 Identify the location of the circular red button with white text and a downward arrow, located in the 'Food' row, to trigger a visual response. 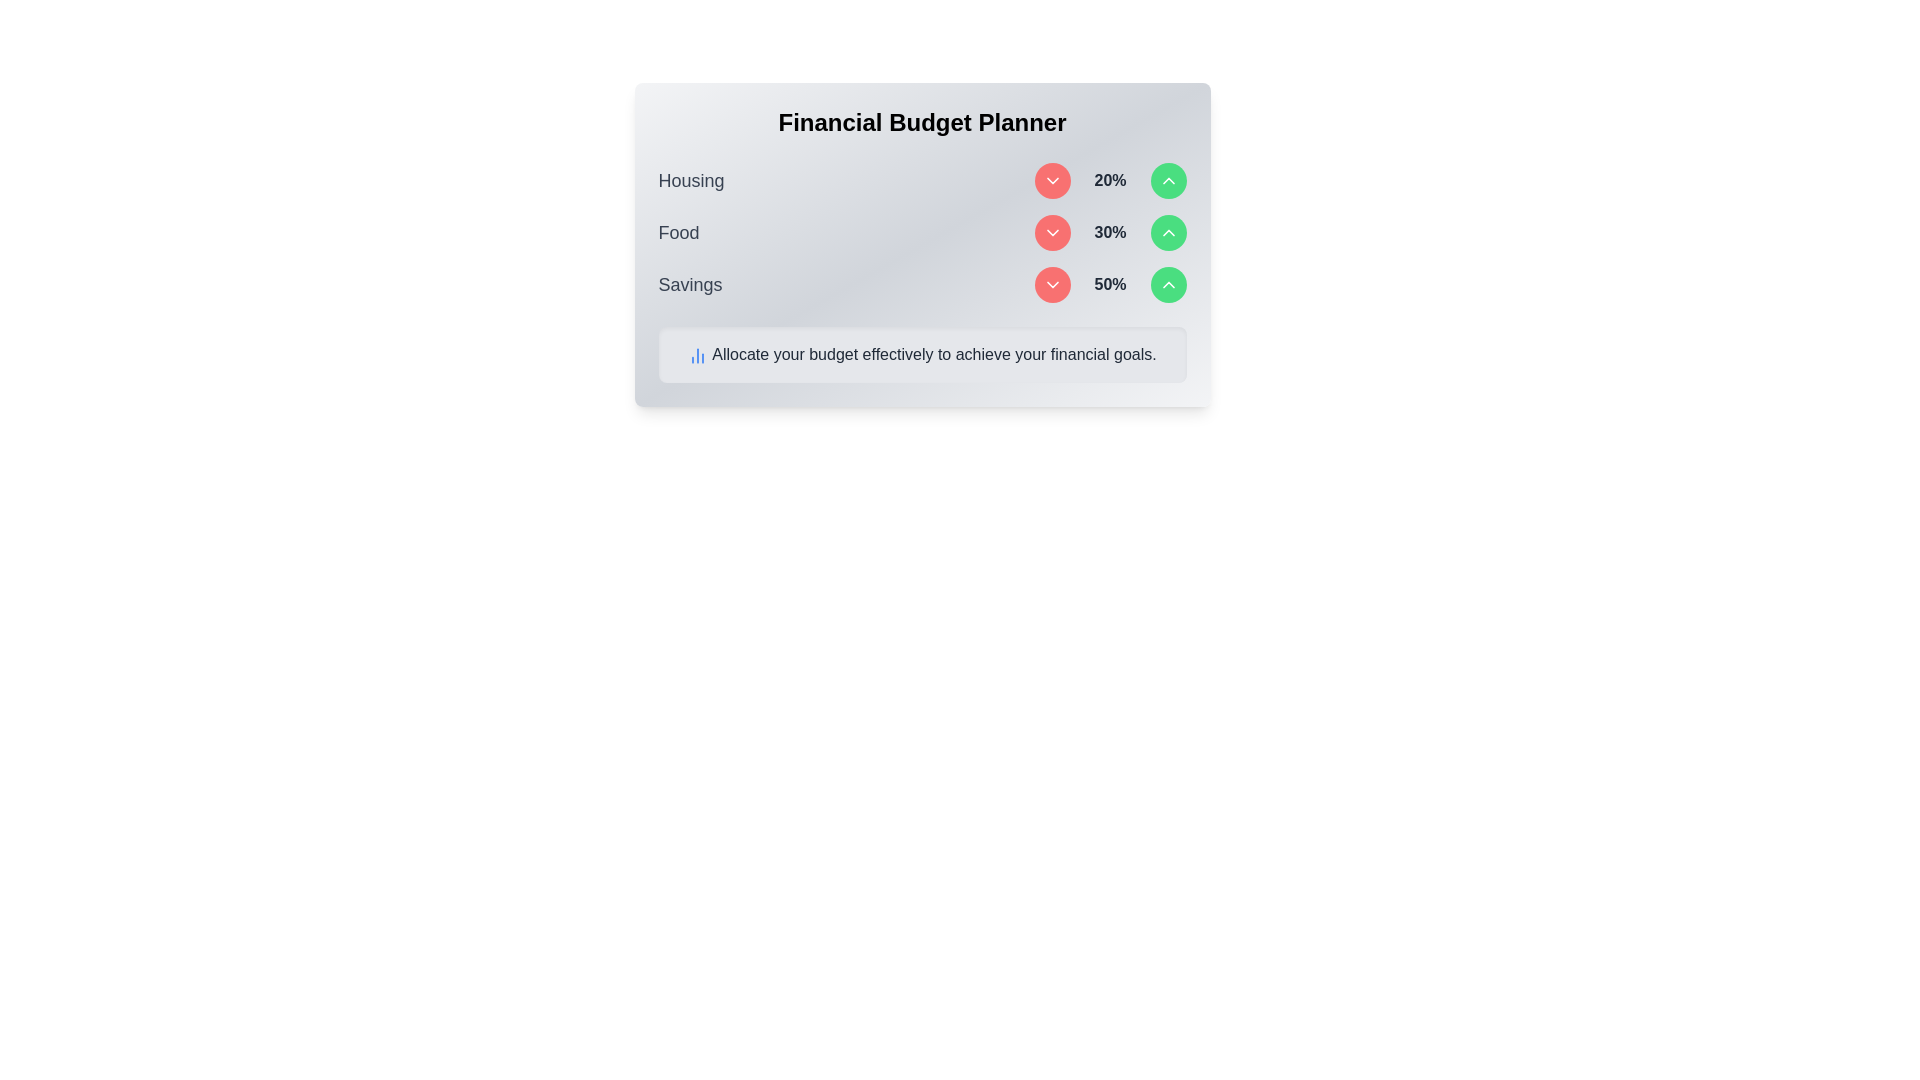
(1051, 231).